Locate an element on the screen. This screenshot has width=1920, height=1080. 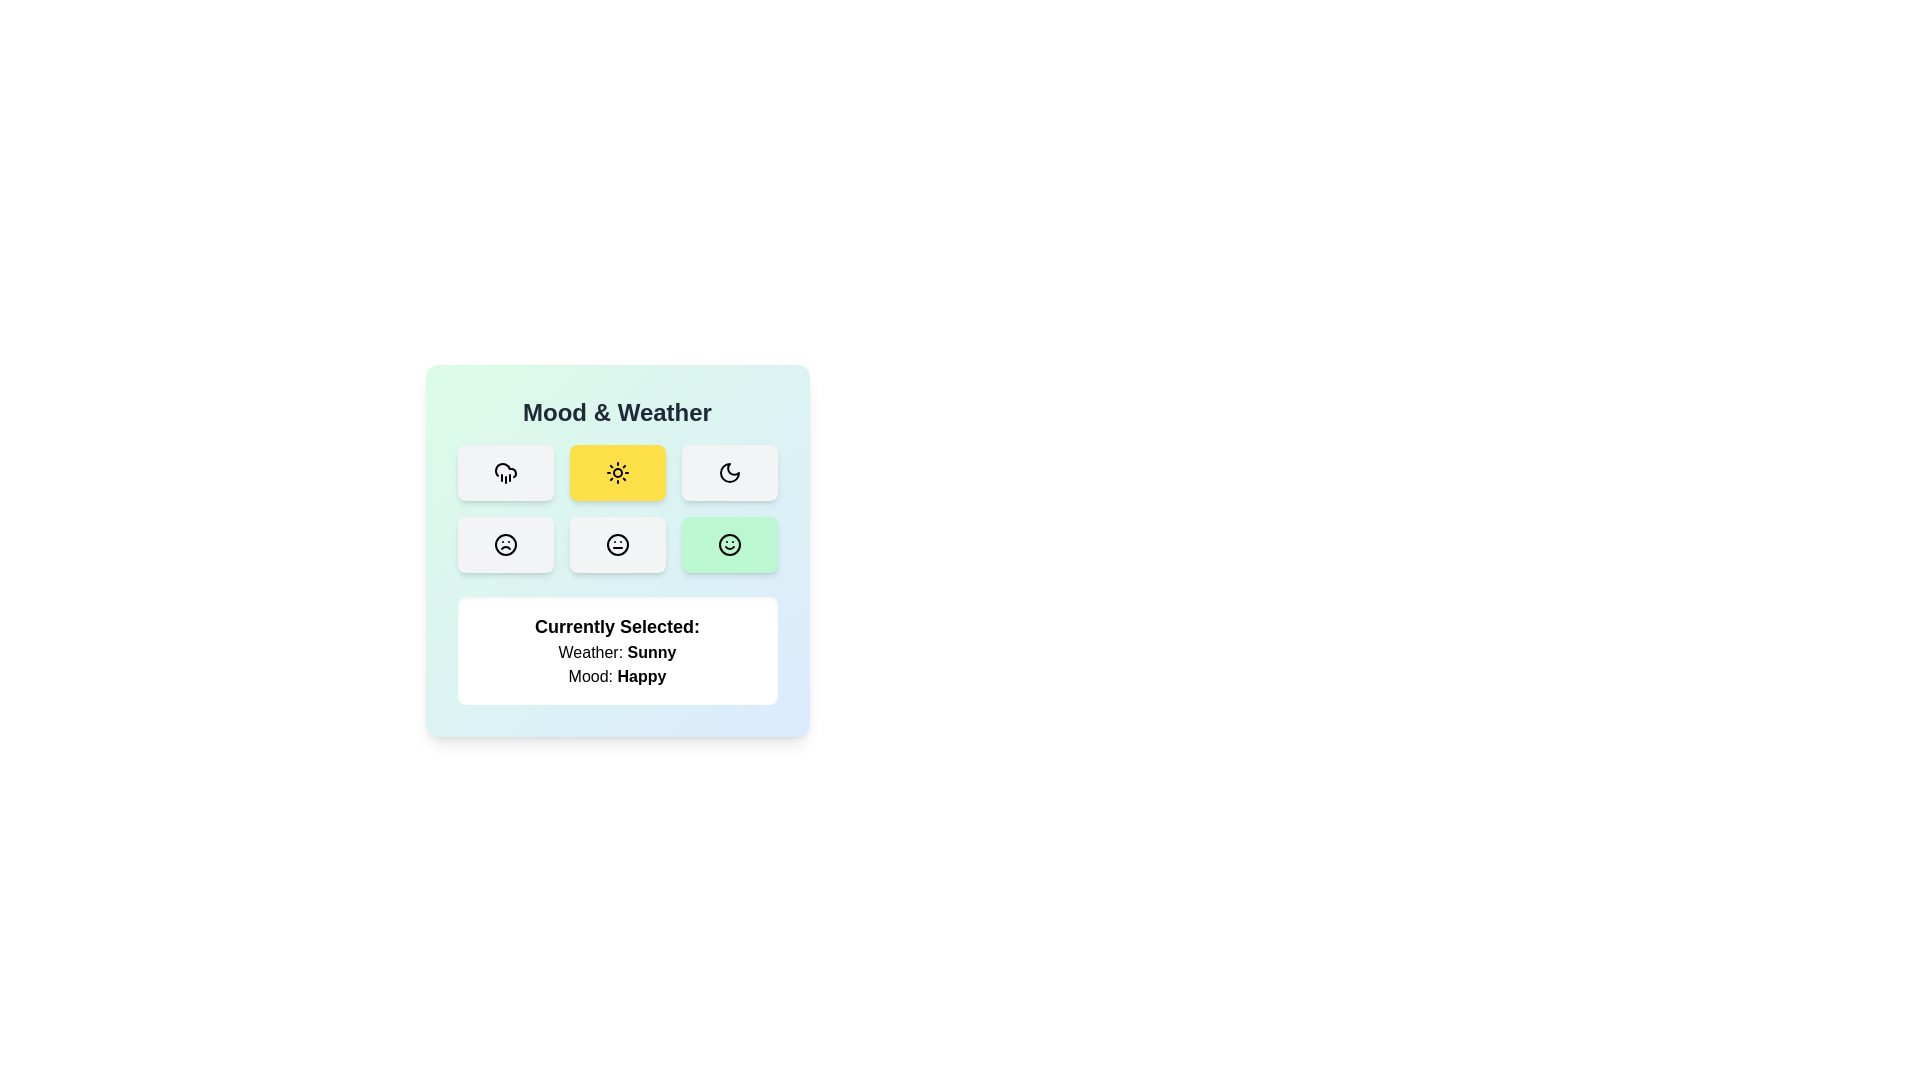
the minimalist round icon resembling a face with a neutral expression located in the lower left quadrant of the grid within the 'Mood & Weather' section is located at coordinates (616, 544).